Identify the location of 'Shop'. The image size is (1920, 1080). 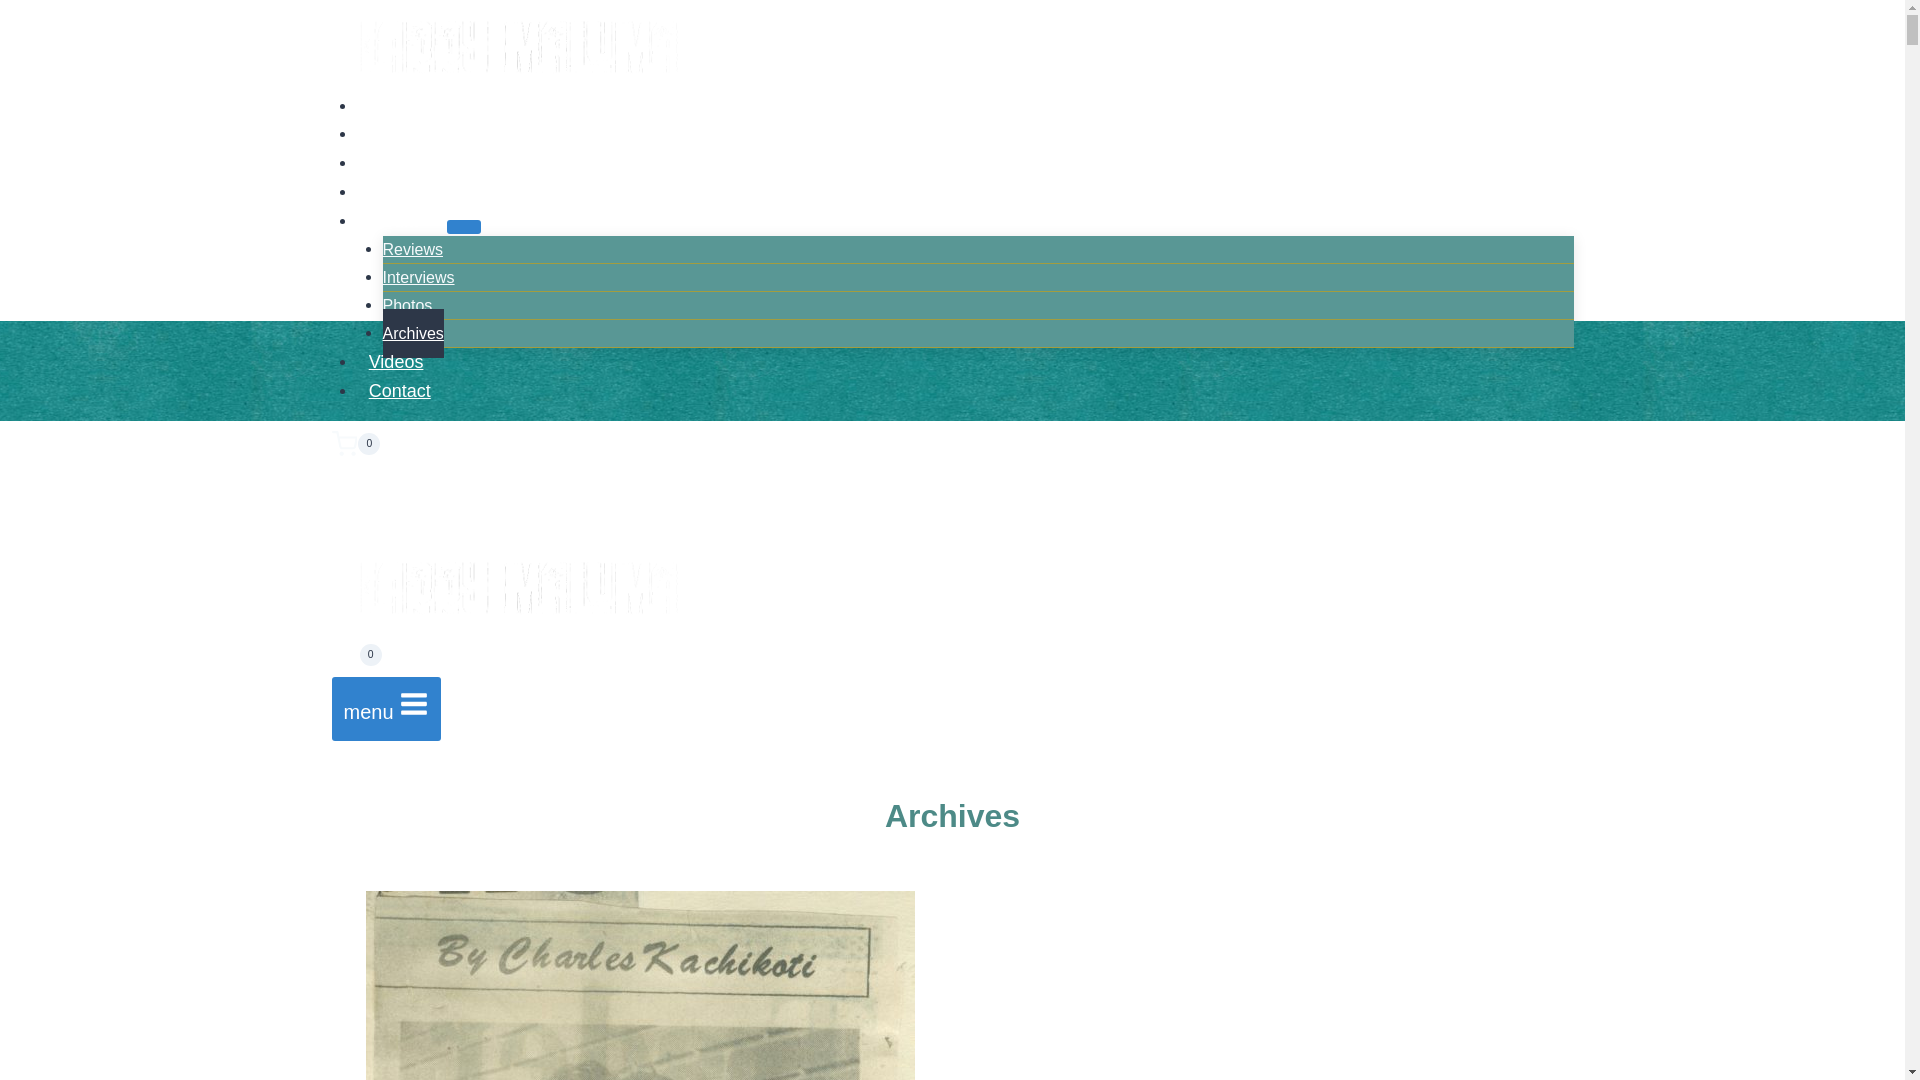
(389, 192).